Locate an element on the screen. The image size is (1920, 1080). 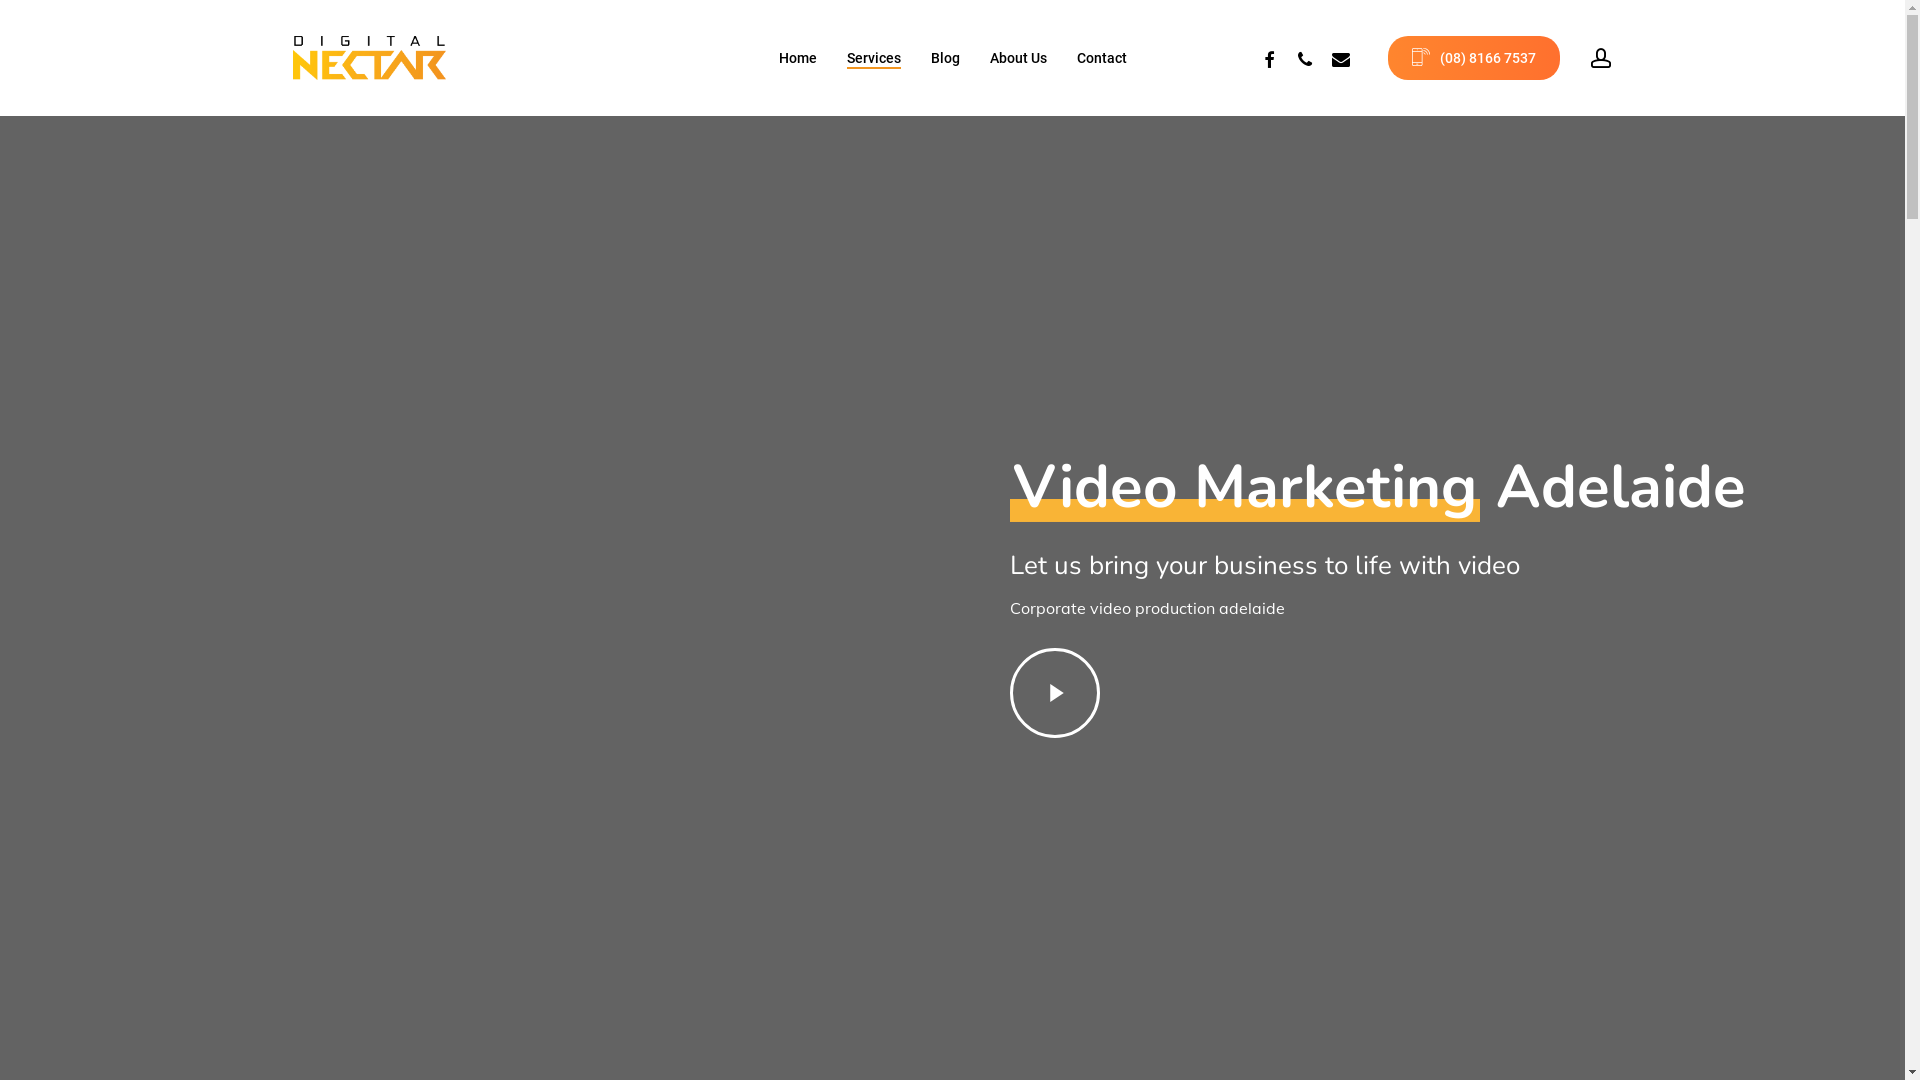
'About Us' is located at coordinates (1018, 56).